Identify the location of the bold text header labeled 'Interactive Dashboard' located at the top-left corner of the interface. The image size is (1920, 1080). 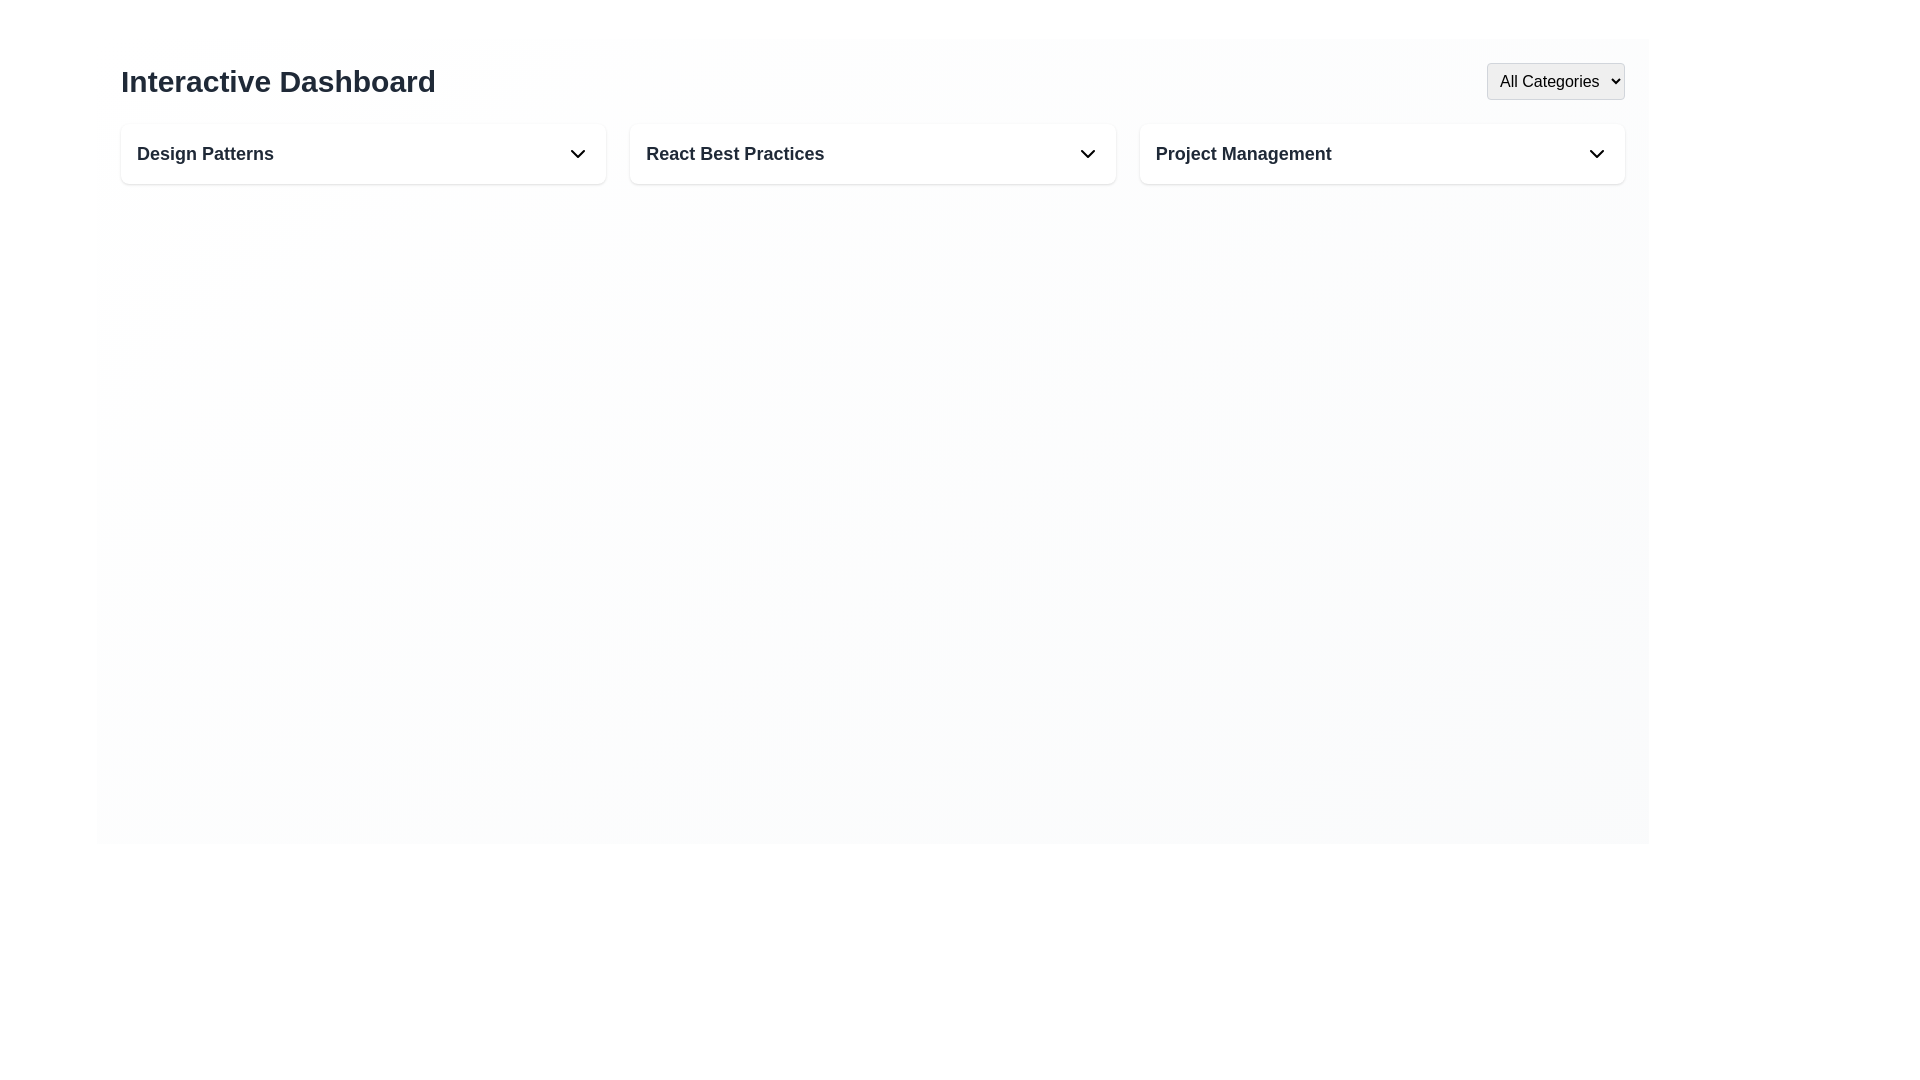
(277, 80).